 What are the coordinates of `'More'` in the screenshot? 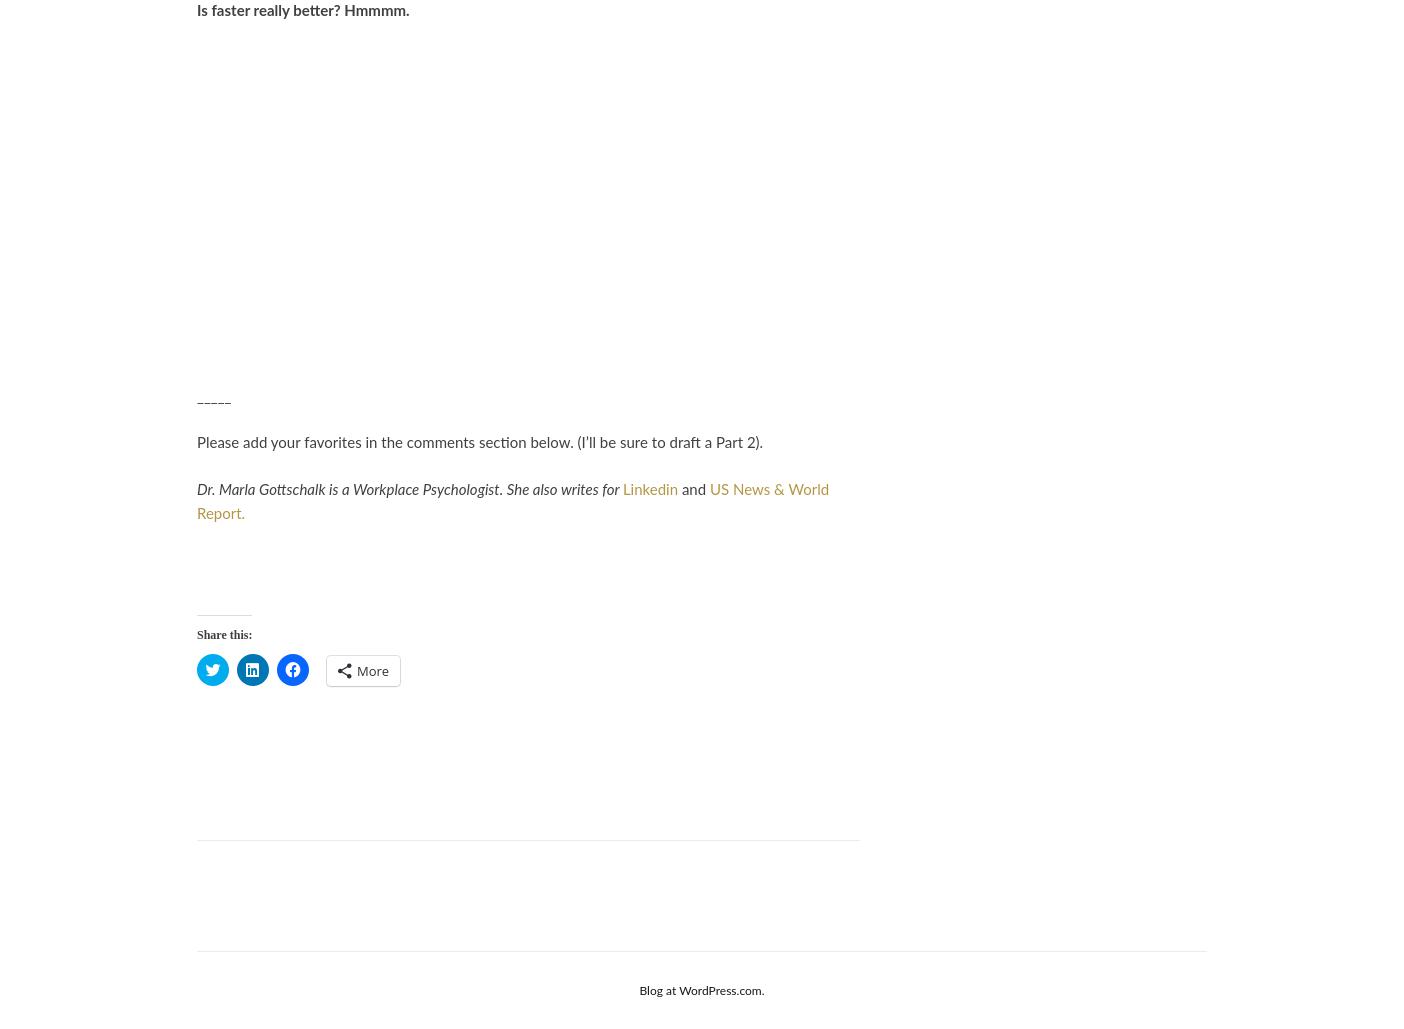 It's located at (371, 670).